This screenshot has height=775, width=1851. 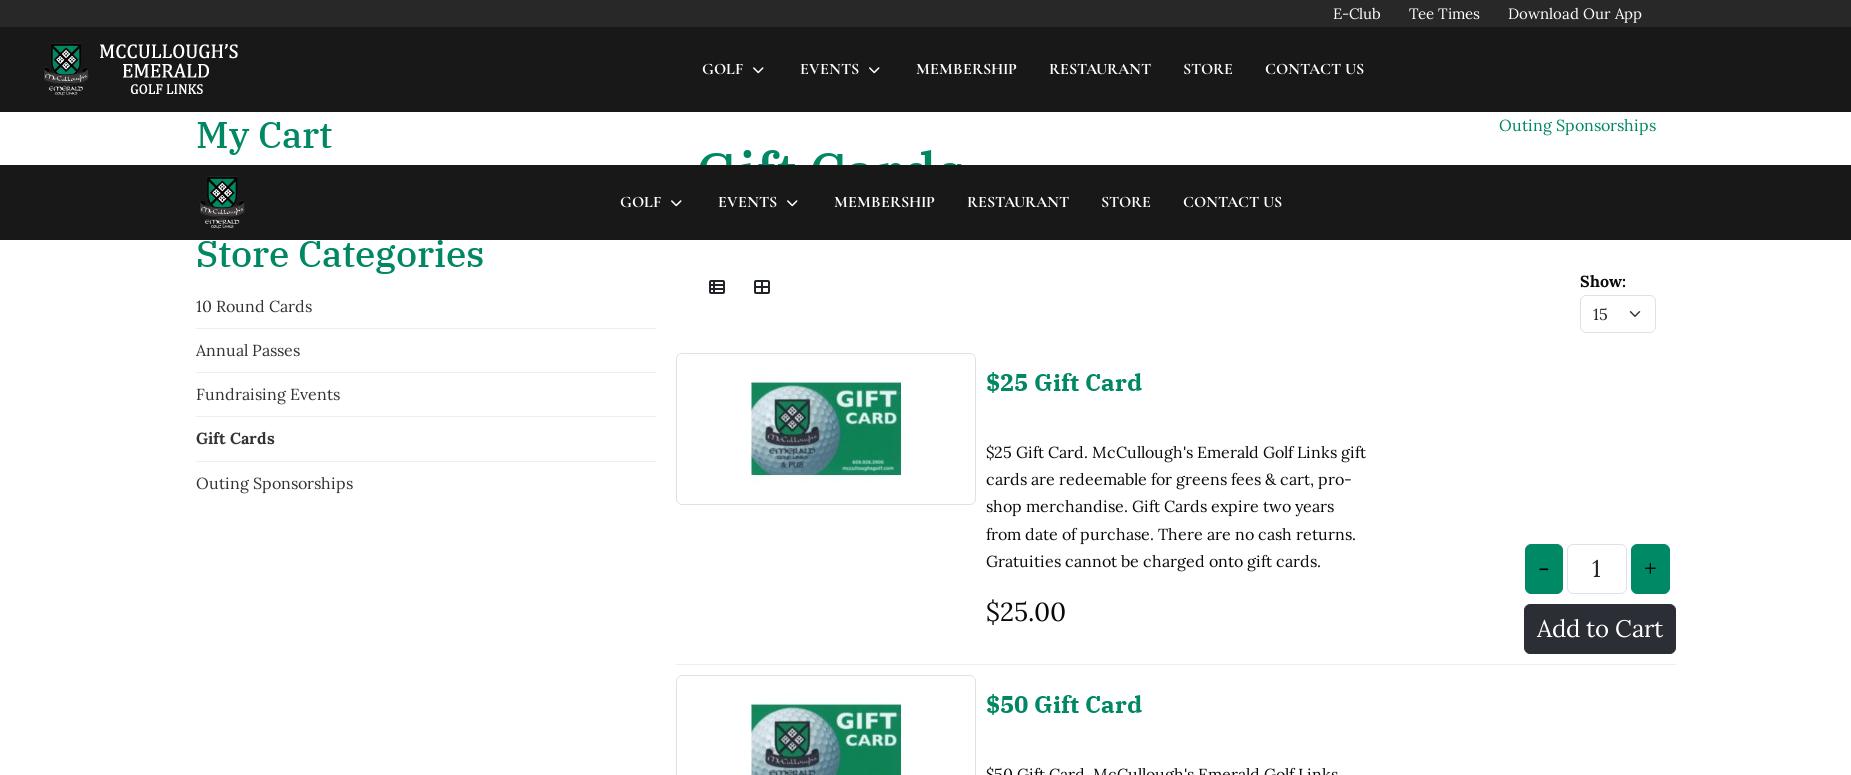 What do you see at coordinates (1063, 215) in the screenshot?
I see `'$25 Gift Card'` at bounding box center [1063, 215].